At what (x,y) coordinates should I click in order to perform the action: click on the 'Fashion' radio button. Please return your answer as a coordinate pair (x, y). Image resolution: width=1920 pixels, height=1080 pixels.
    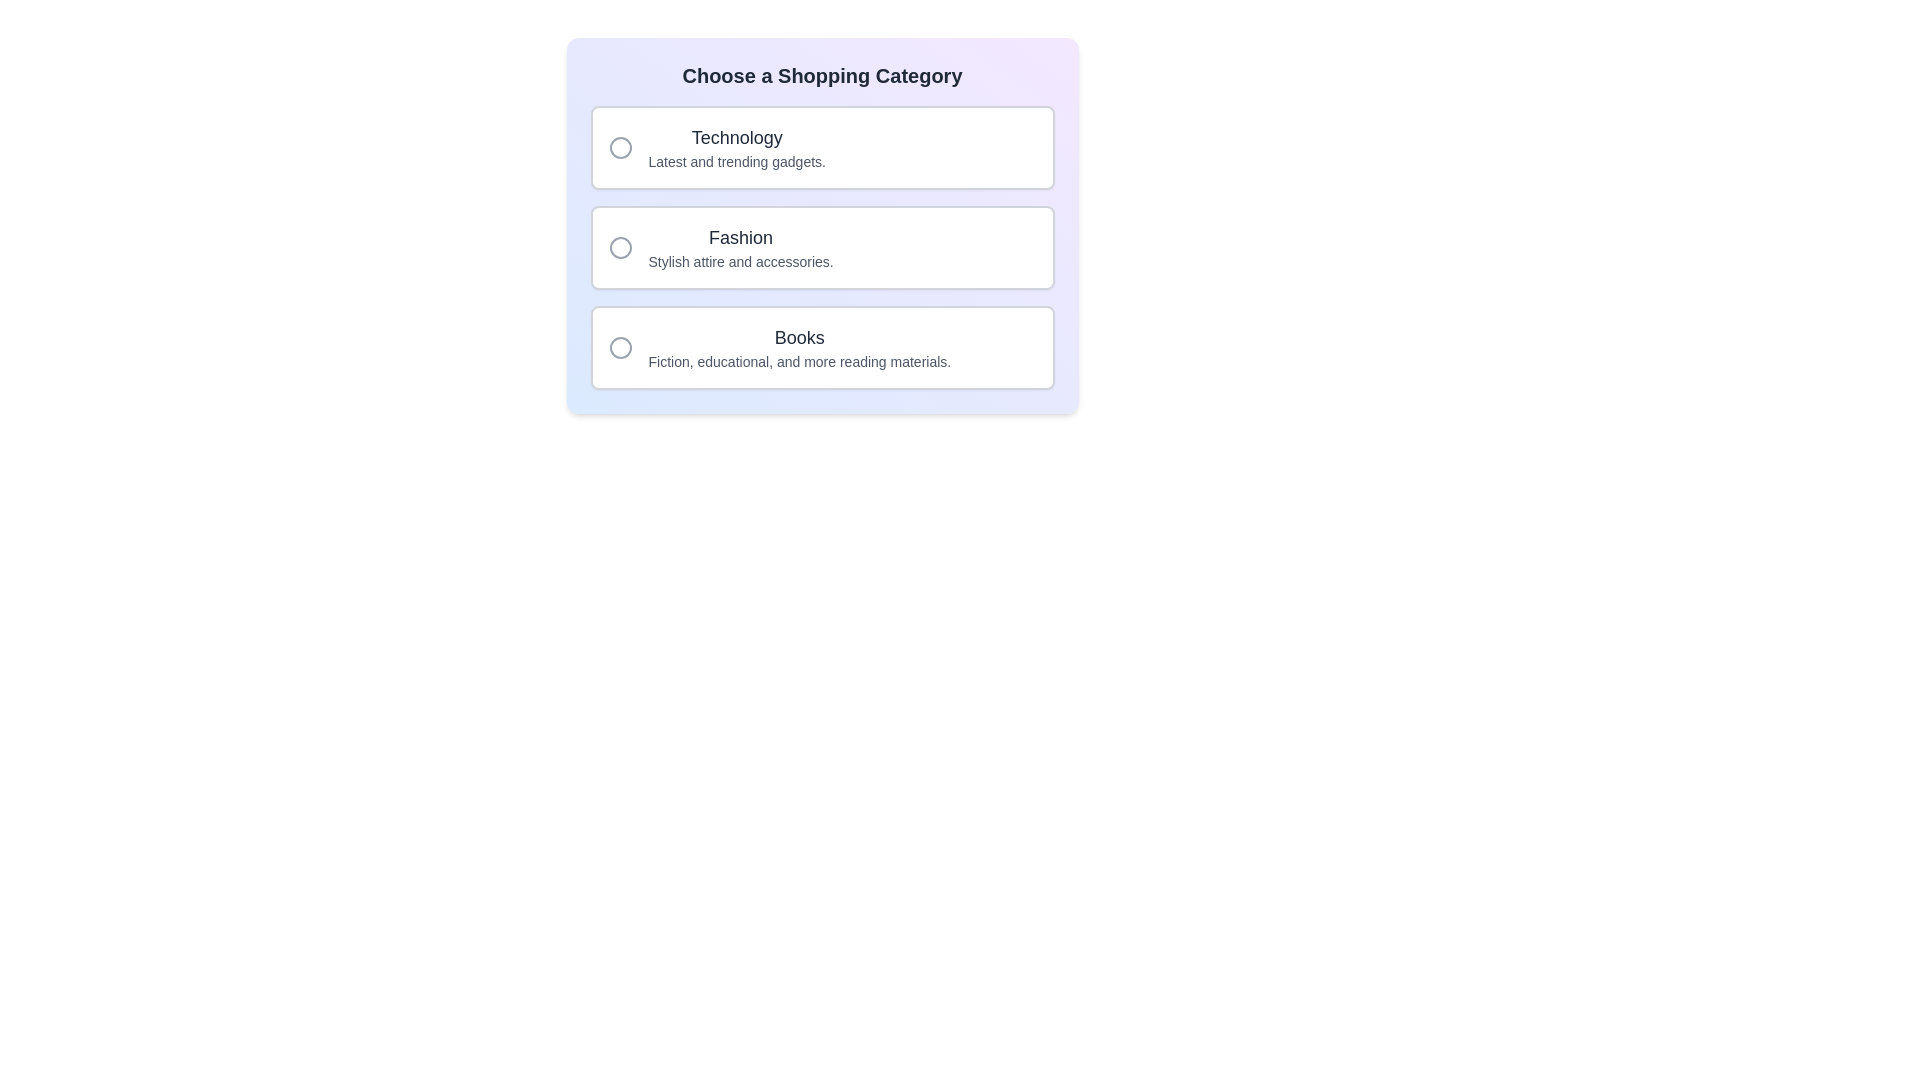
    Looking at the image, I should click on (619, 246).